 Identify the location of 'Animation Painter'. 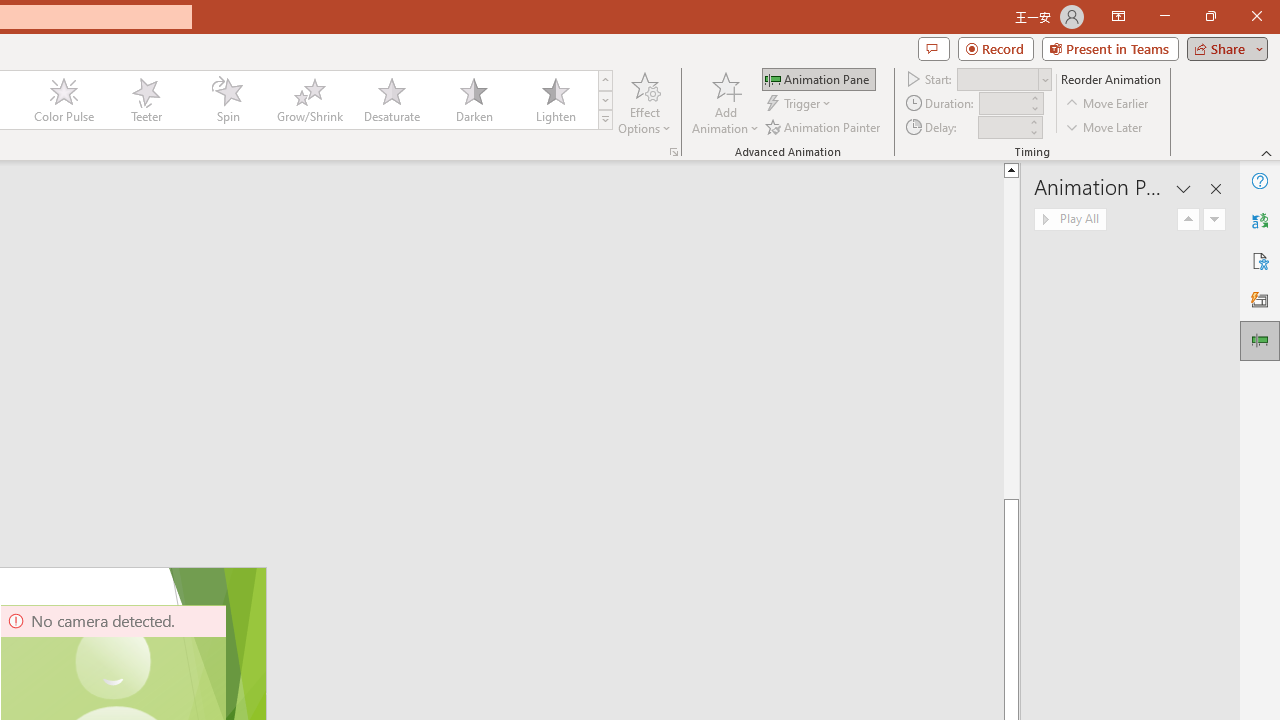
(824, 127).